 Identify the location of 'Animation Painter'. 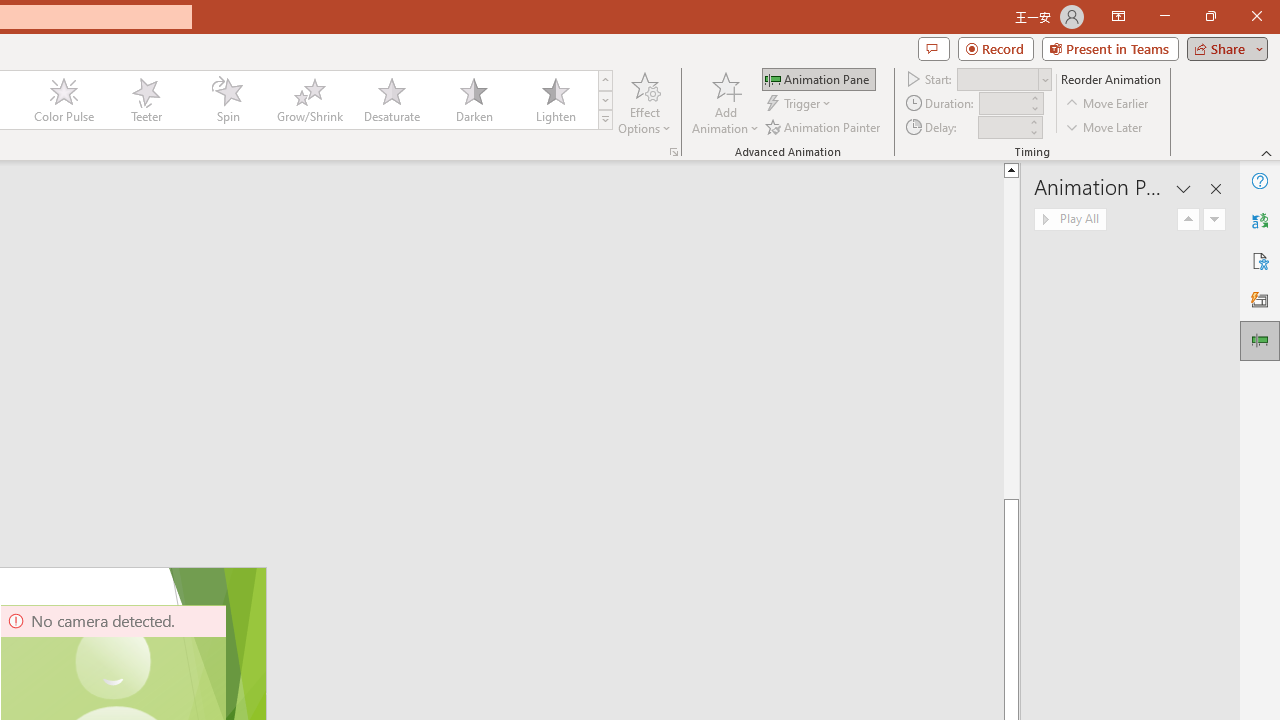
(824, 127).